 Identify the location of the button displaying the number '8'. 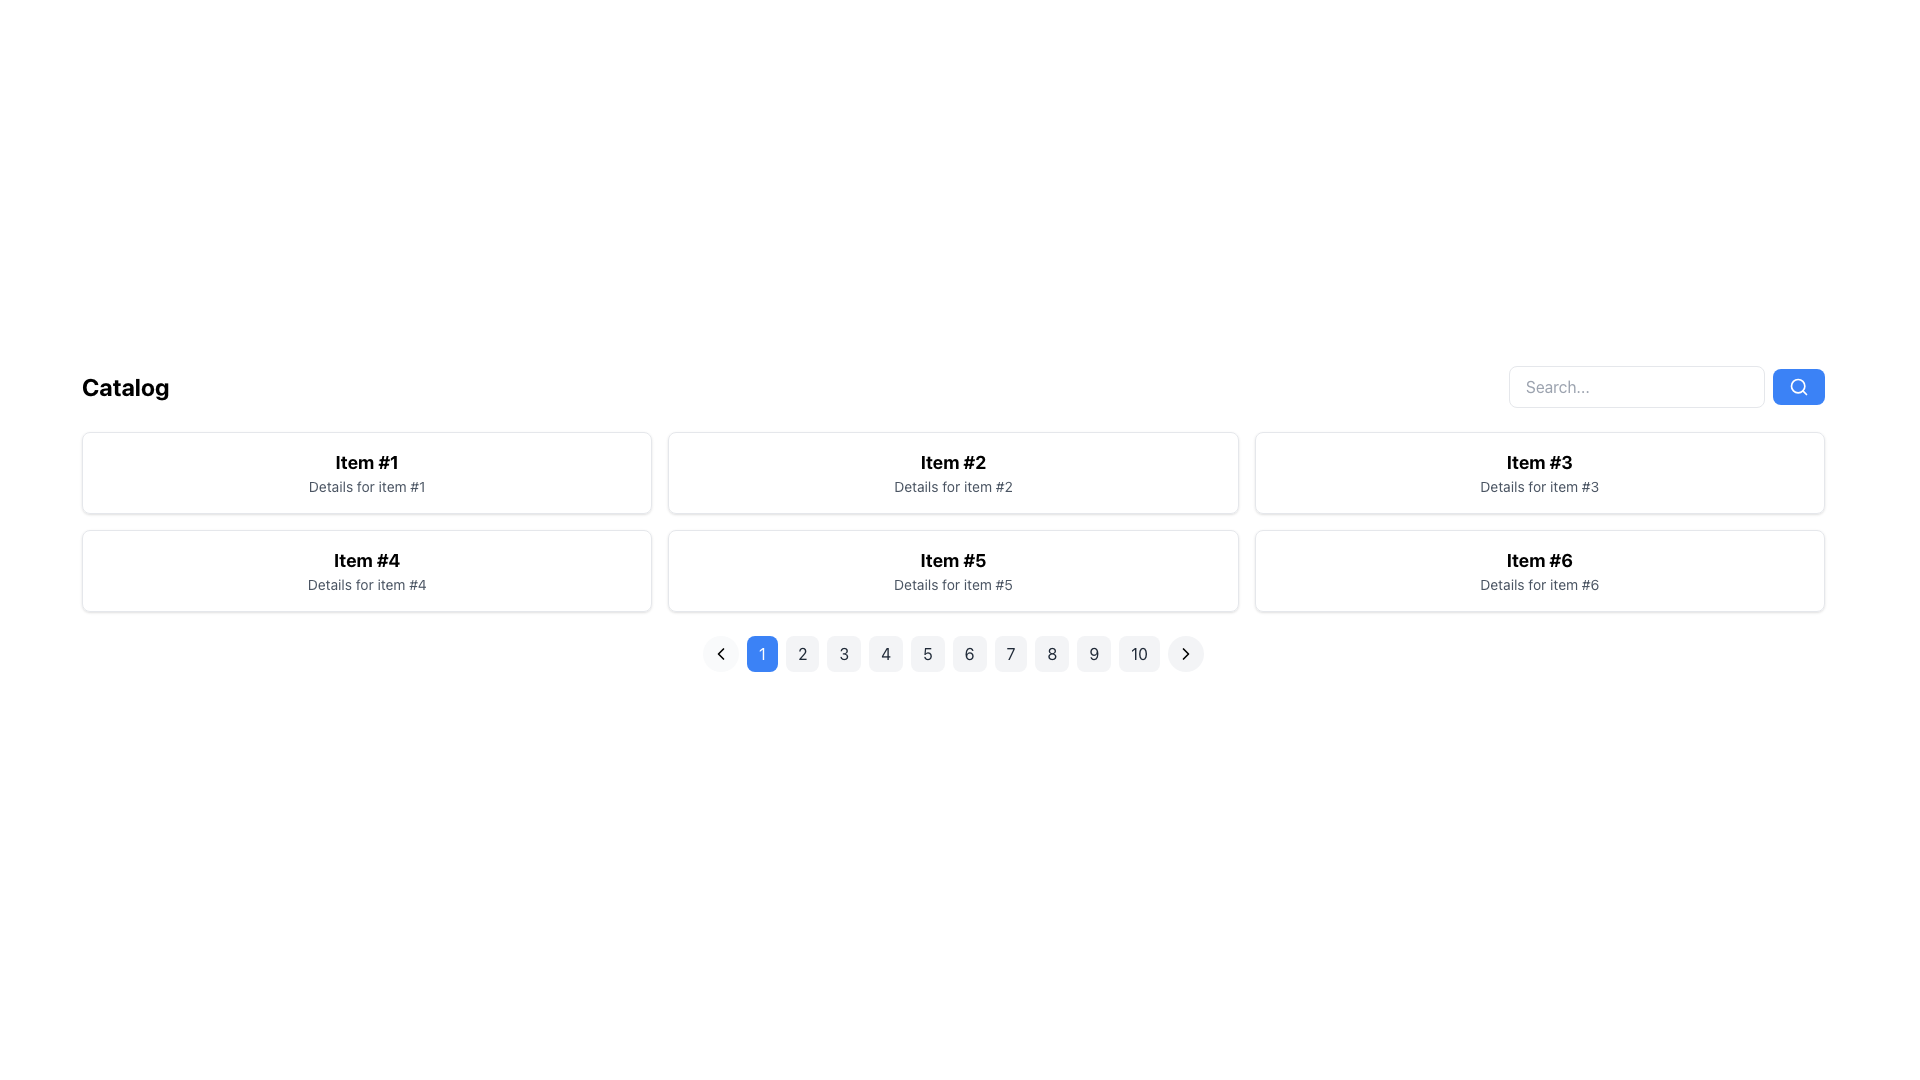
(1051, 654).